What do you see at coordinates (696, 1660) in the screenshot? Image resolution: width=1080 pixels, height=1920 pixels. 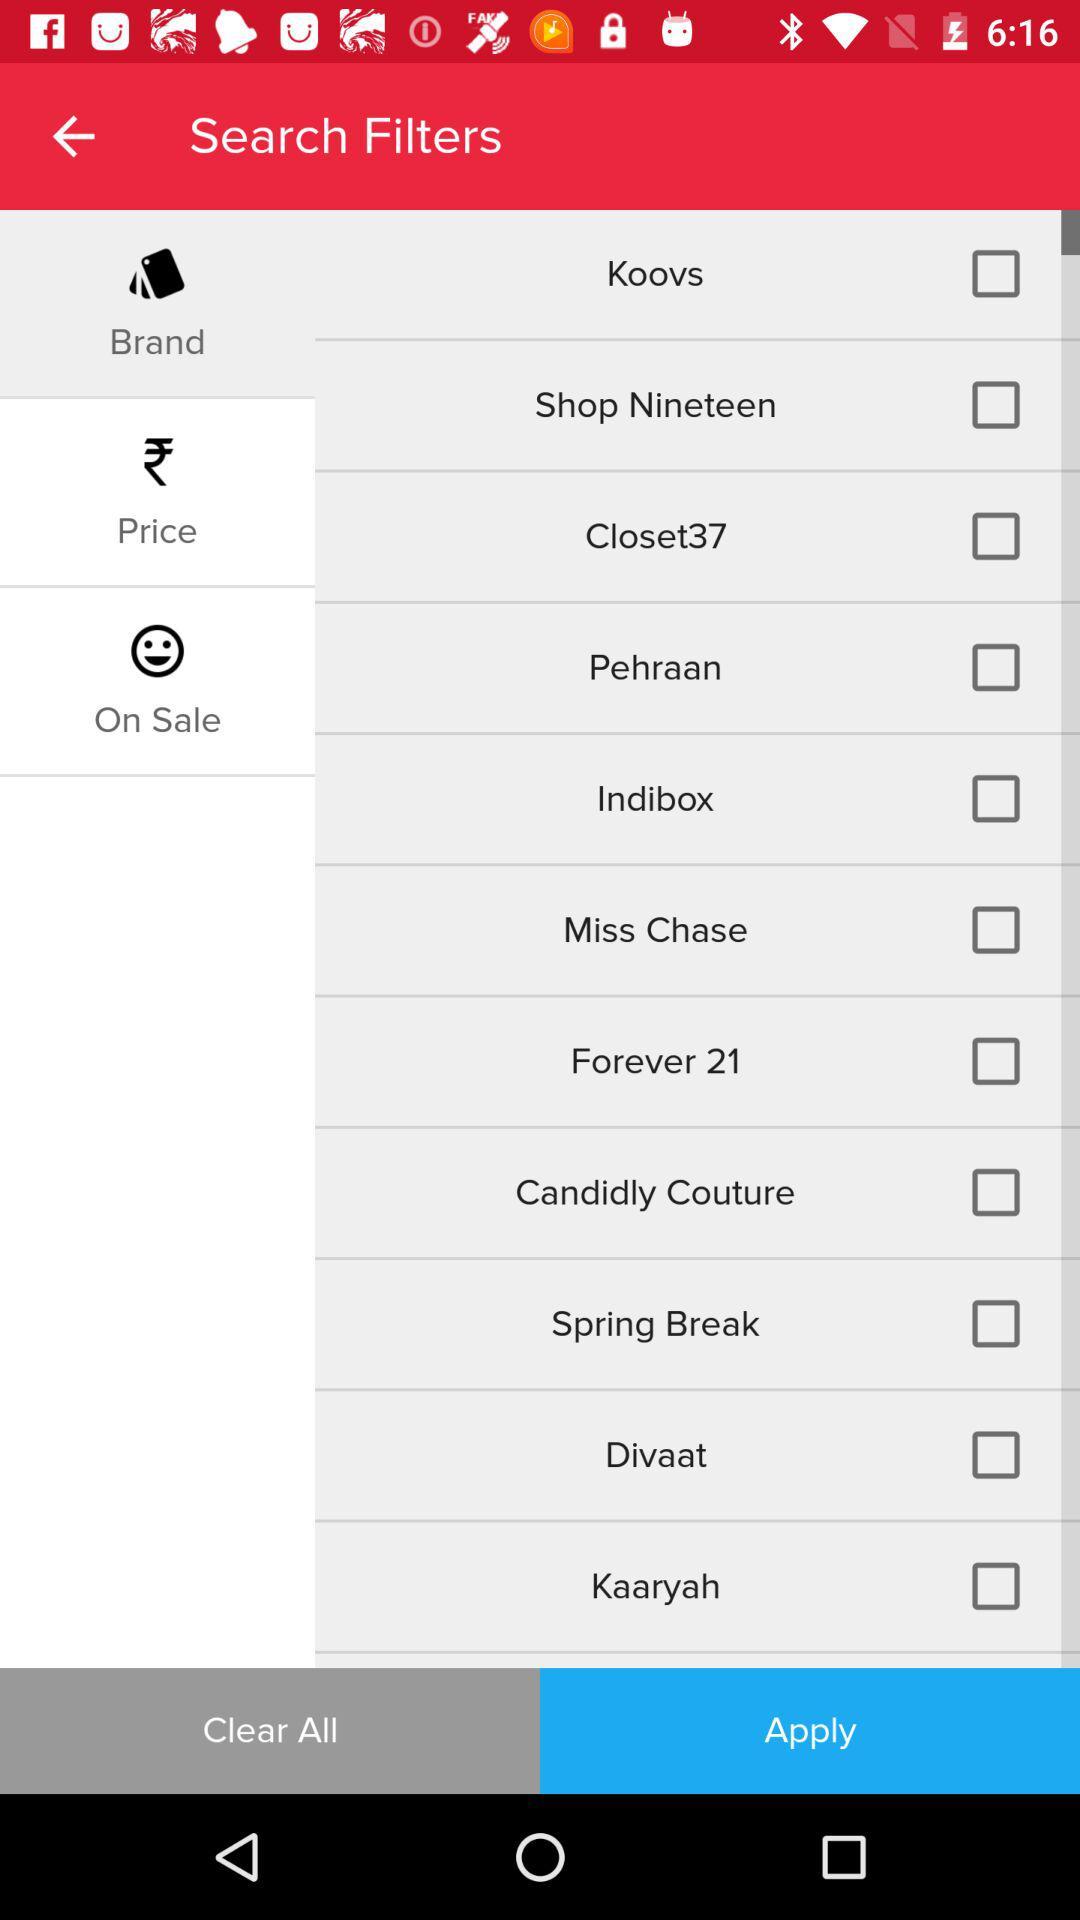 I see `item below kaaryah item` at bounding box center [696, 1660].